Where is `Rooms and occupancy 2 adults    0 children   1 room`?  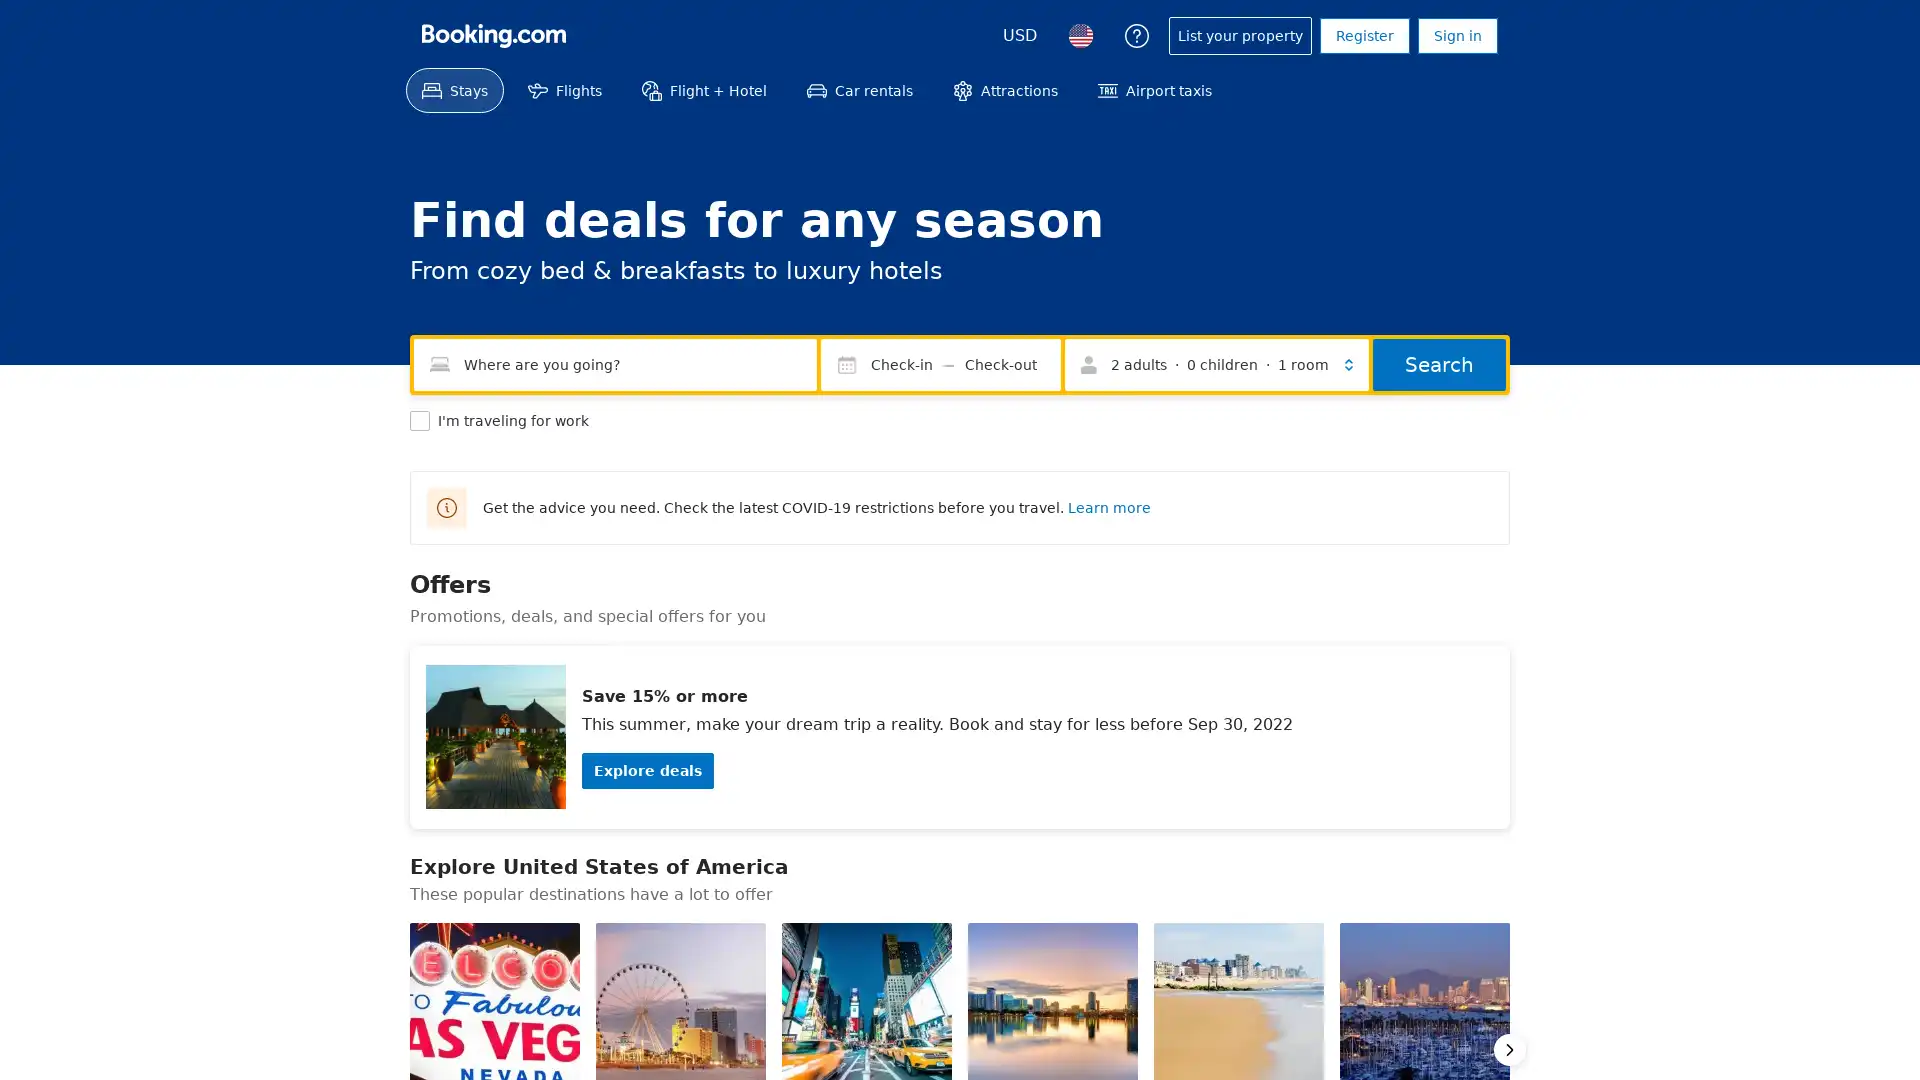 Rooms and occupancy 2 adults    0 children   1 room is located at coordinates (1216, 365).